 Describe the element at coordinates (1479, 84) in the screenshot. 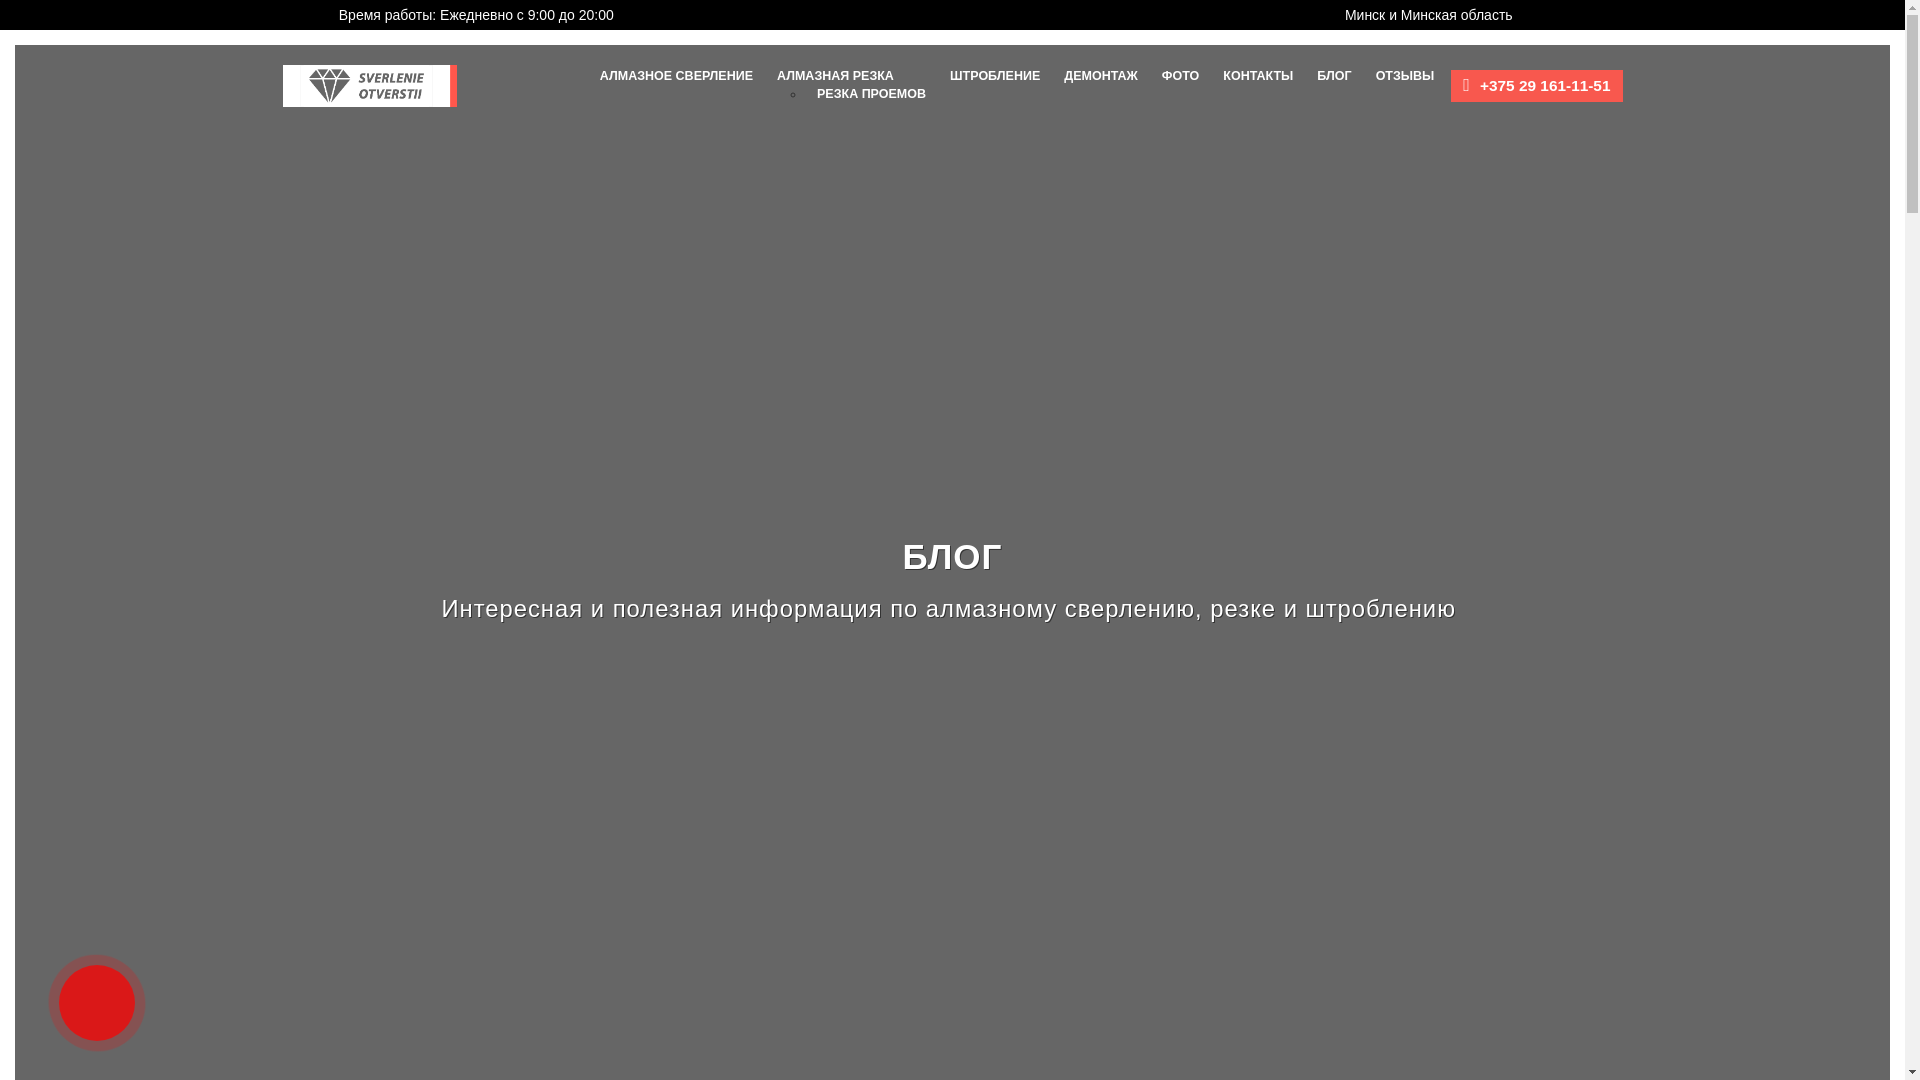

I see `'+375 29 161-11-51'` at that location.